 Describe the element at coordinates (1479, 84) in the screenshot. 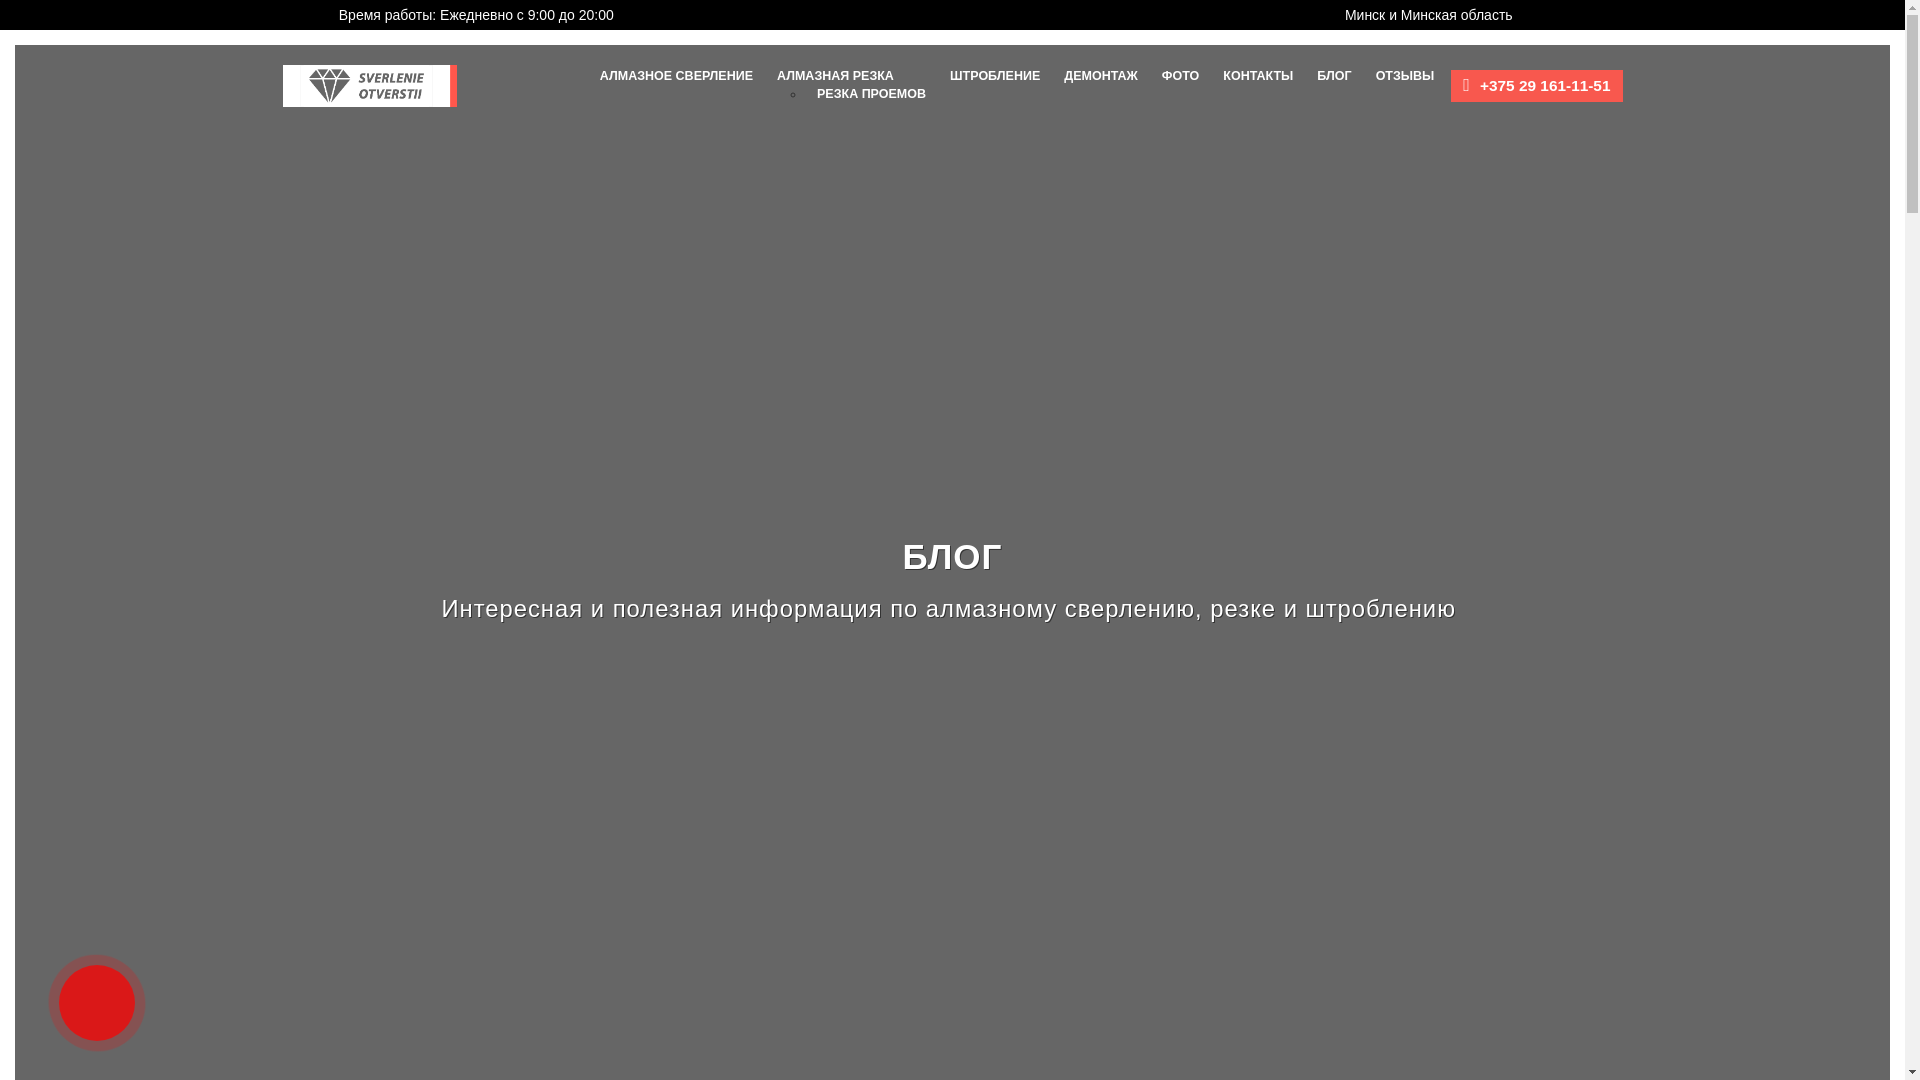

I see `'+375 29 161-11-51'` at that location.